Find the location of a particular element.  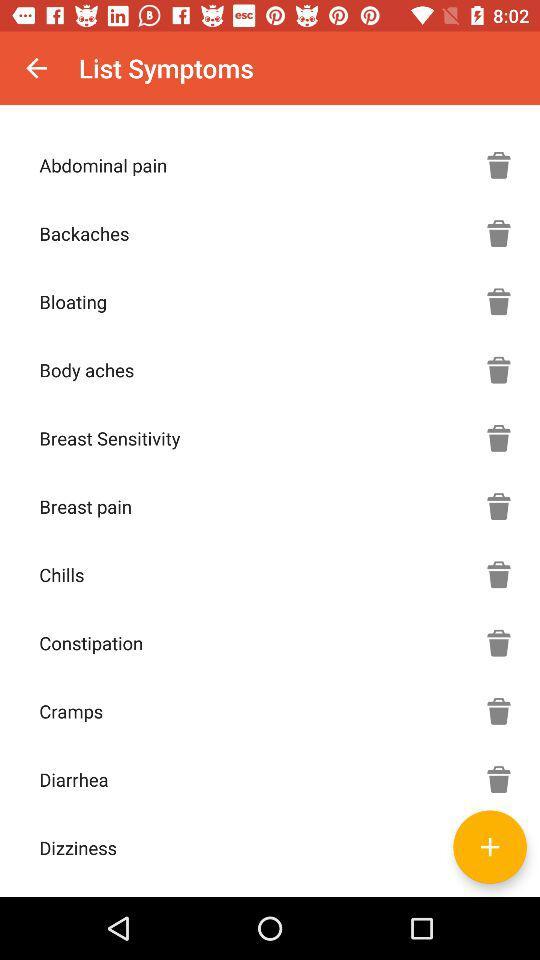

delete box is located at coordinates (498, 369).